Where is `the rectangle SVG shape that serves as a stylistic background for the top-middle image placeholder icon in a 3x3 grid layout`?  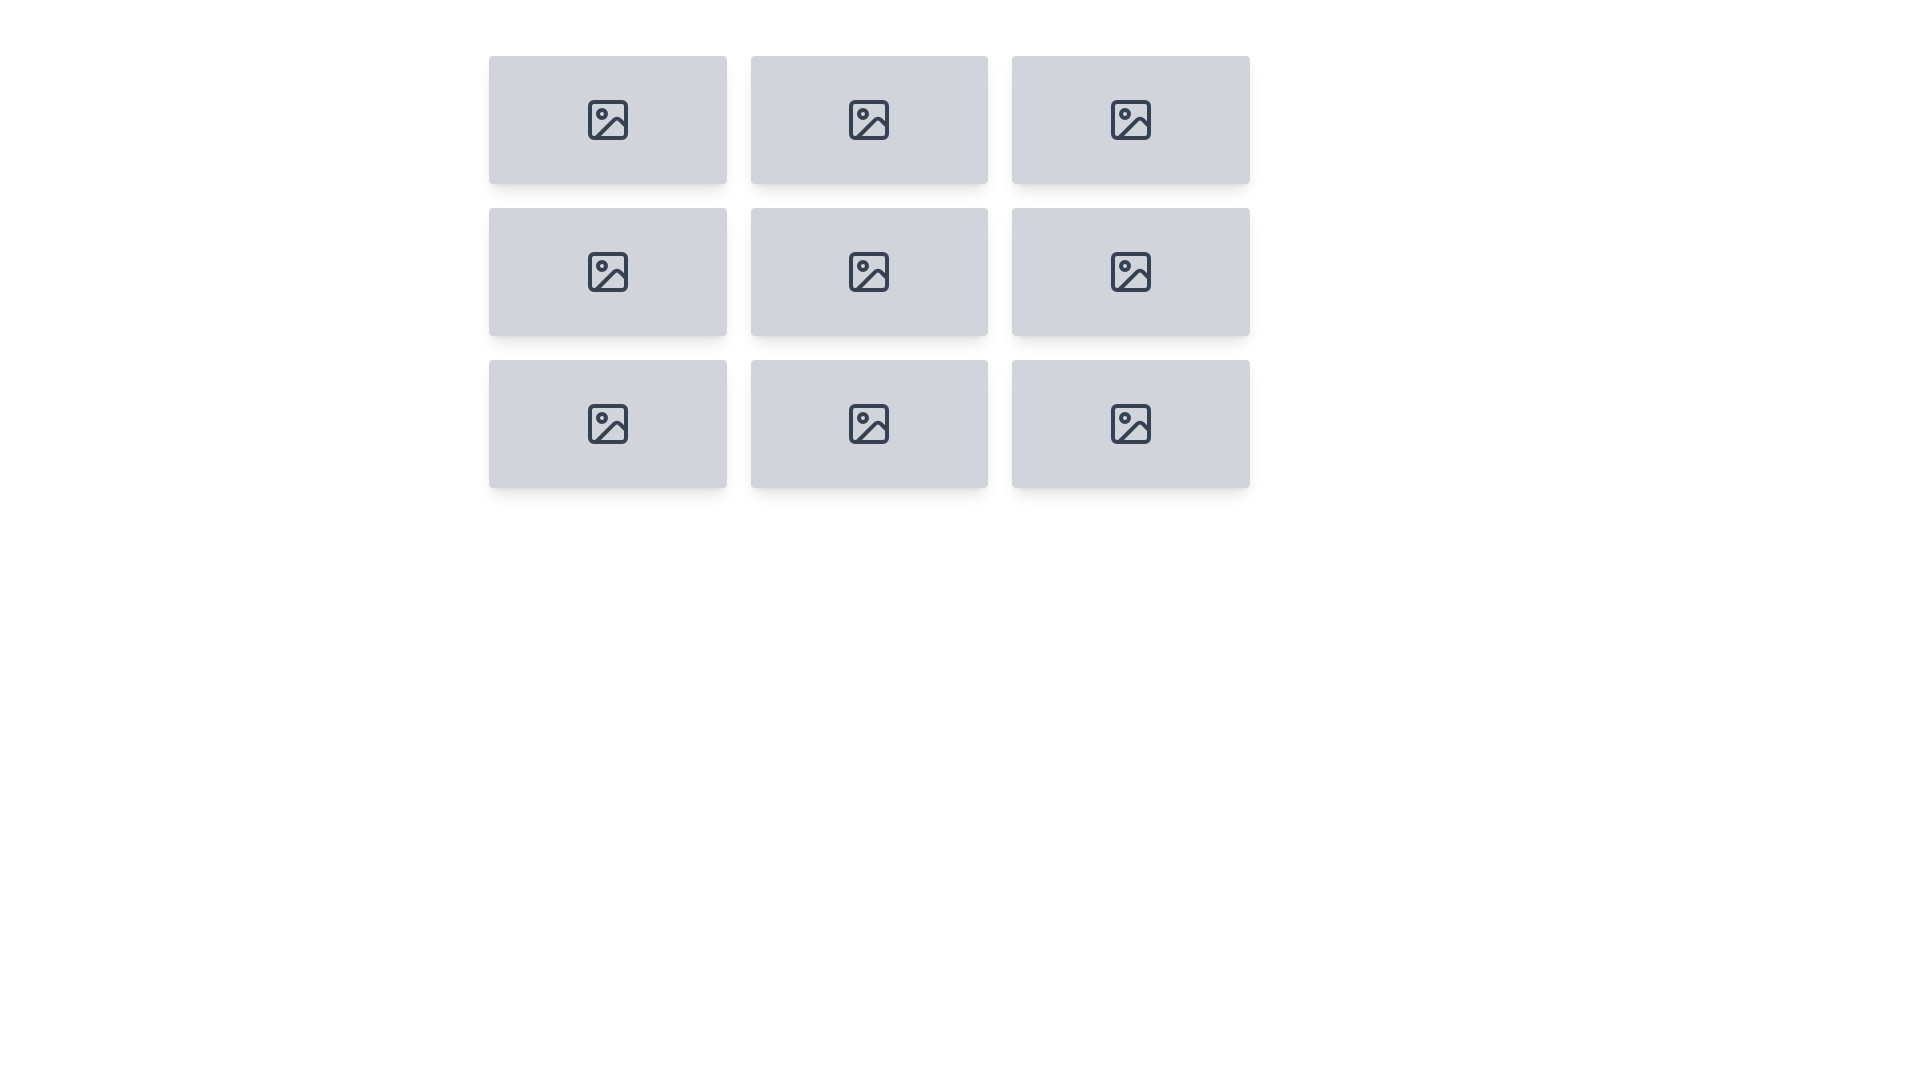 the rectangle SVG shape that serves as a stylistic background for the top-middle image placeholder icon in a 3x3 grid layout is located at coordinates (869, 119).